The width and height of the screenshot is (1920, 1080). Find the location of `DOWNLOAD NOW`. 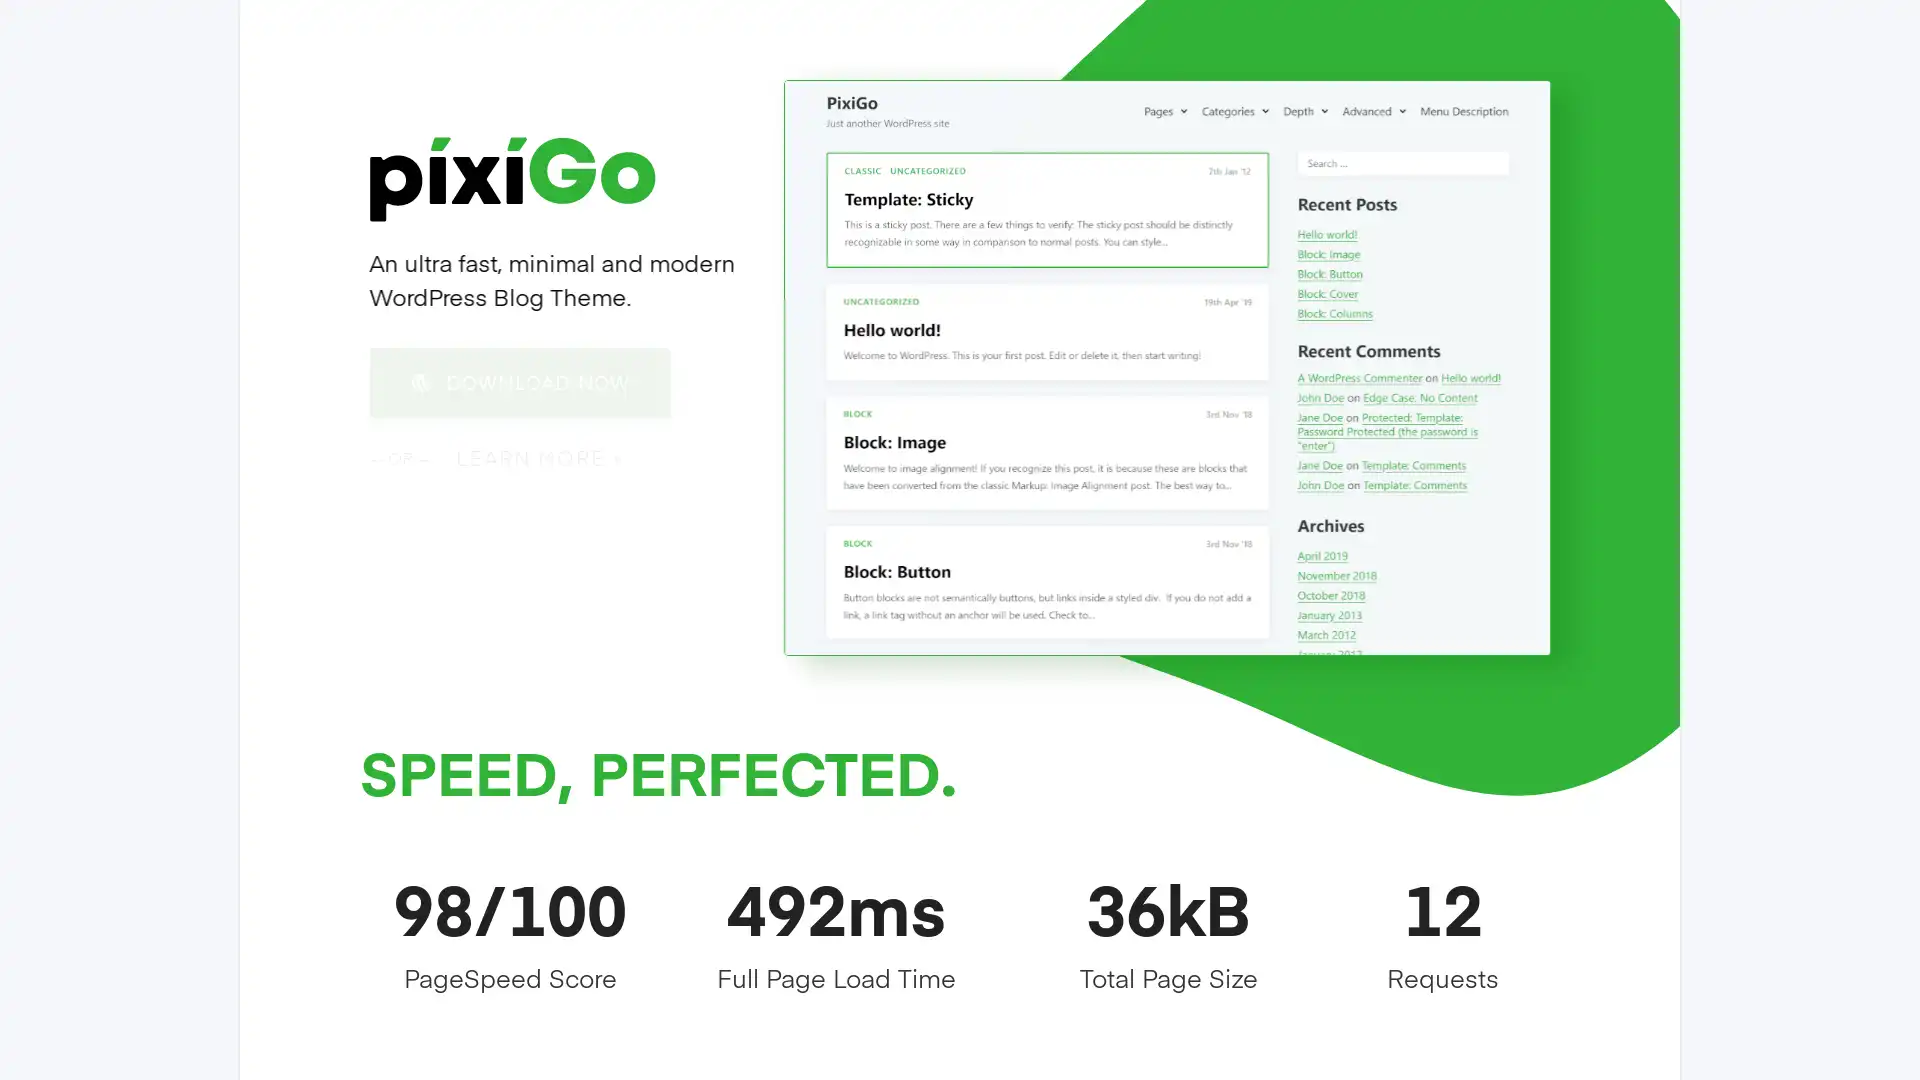

DOWNLOAD NOW is located at coordinates (519, 381).